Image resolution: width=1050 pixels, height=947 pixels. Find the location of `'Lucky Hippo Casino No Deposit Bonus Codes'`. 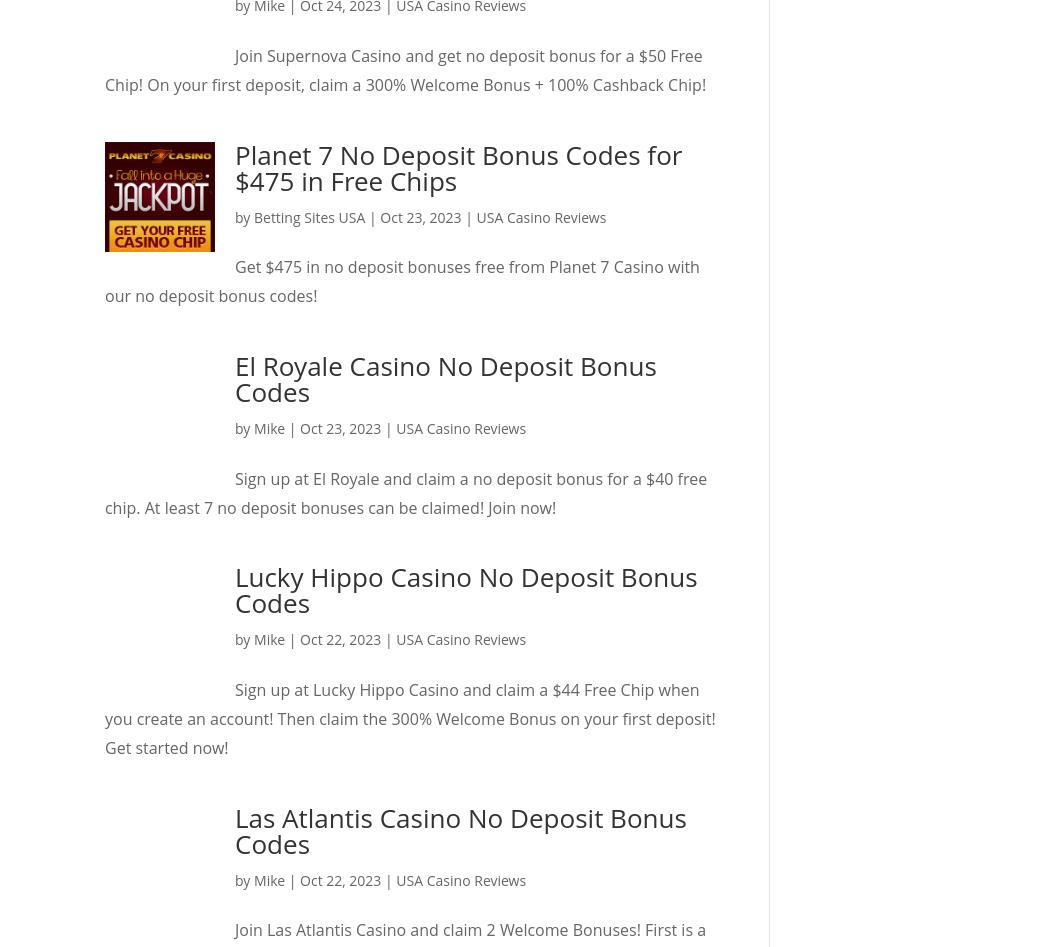

'Lucky Hippo Casino No Deposit Bonus Codes' is located at coordinates (465, 589).